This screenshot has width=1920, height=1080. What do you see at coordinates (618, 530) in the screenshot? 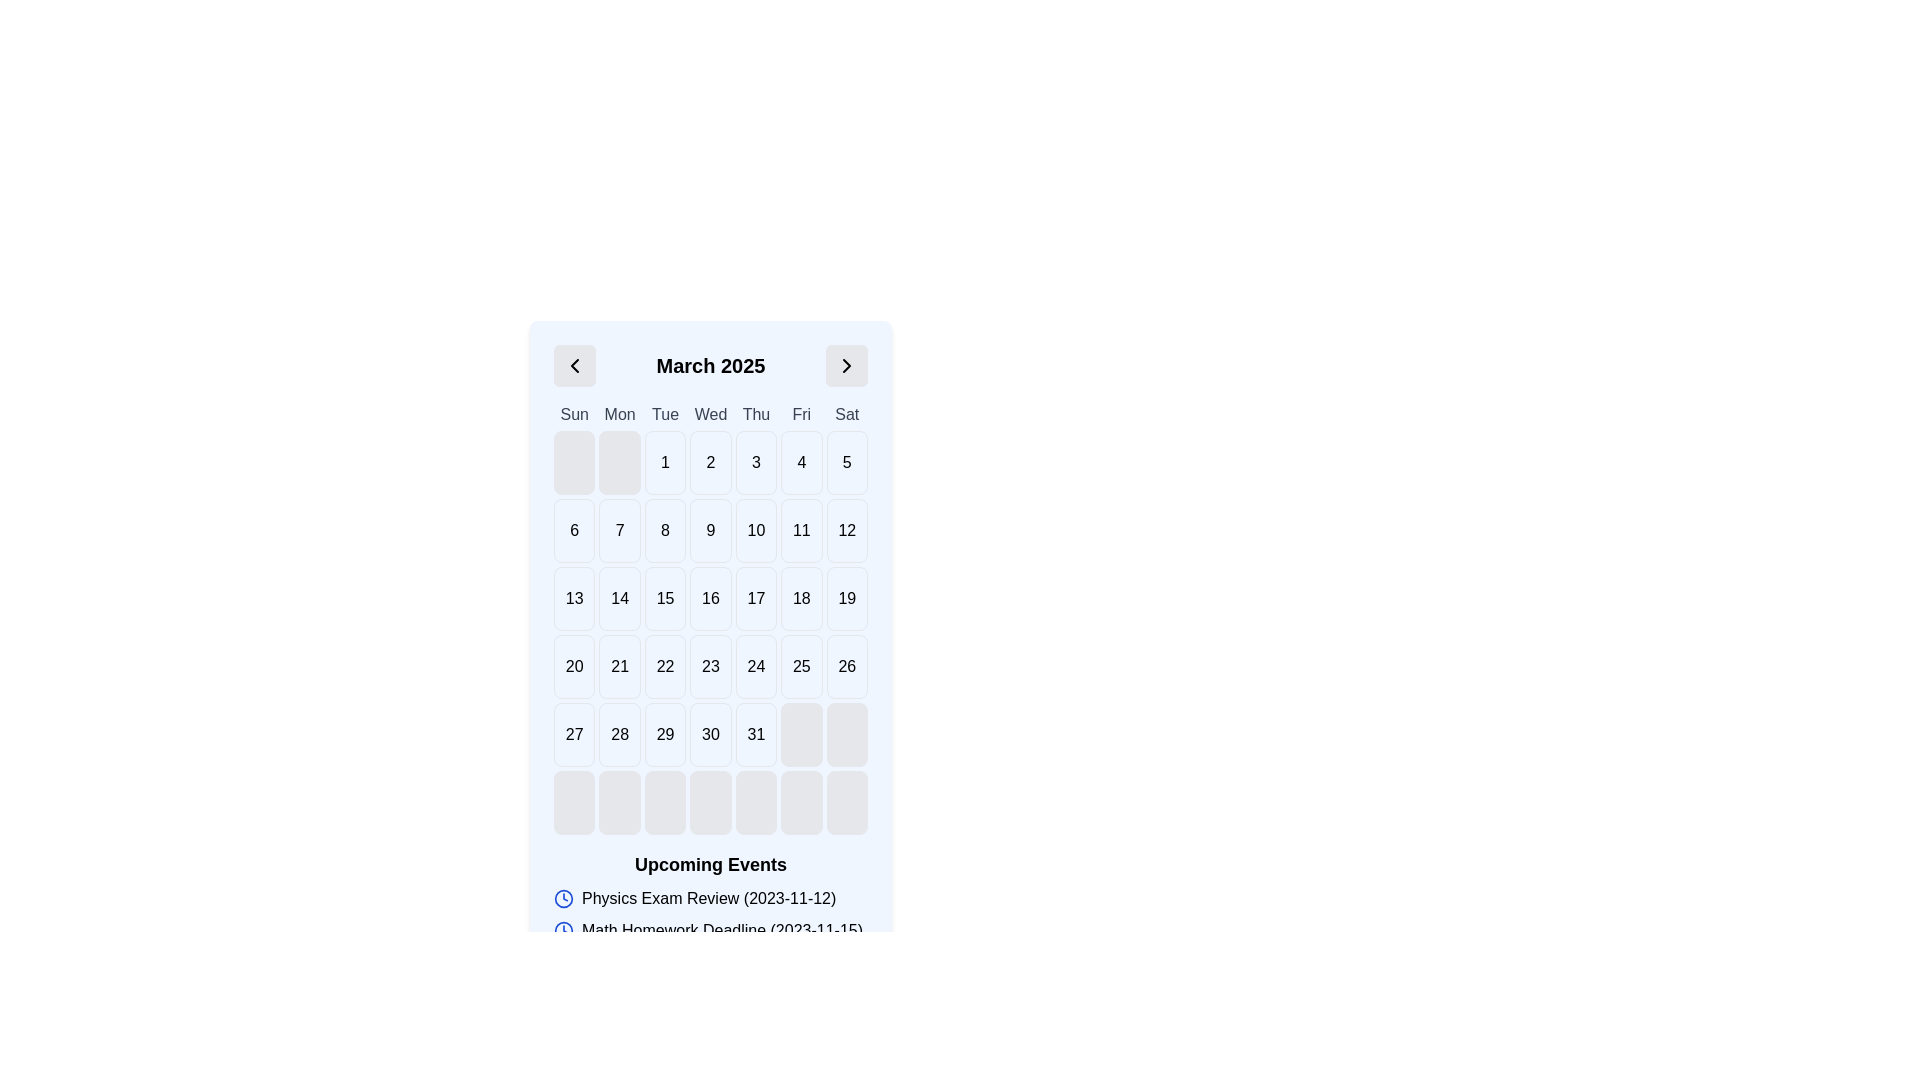
I see `on the calendar cell representing the date '7' in March 2025, located in the second row and second column of the calendar grid` at bounding box center [618, 530].